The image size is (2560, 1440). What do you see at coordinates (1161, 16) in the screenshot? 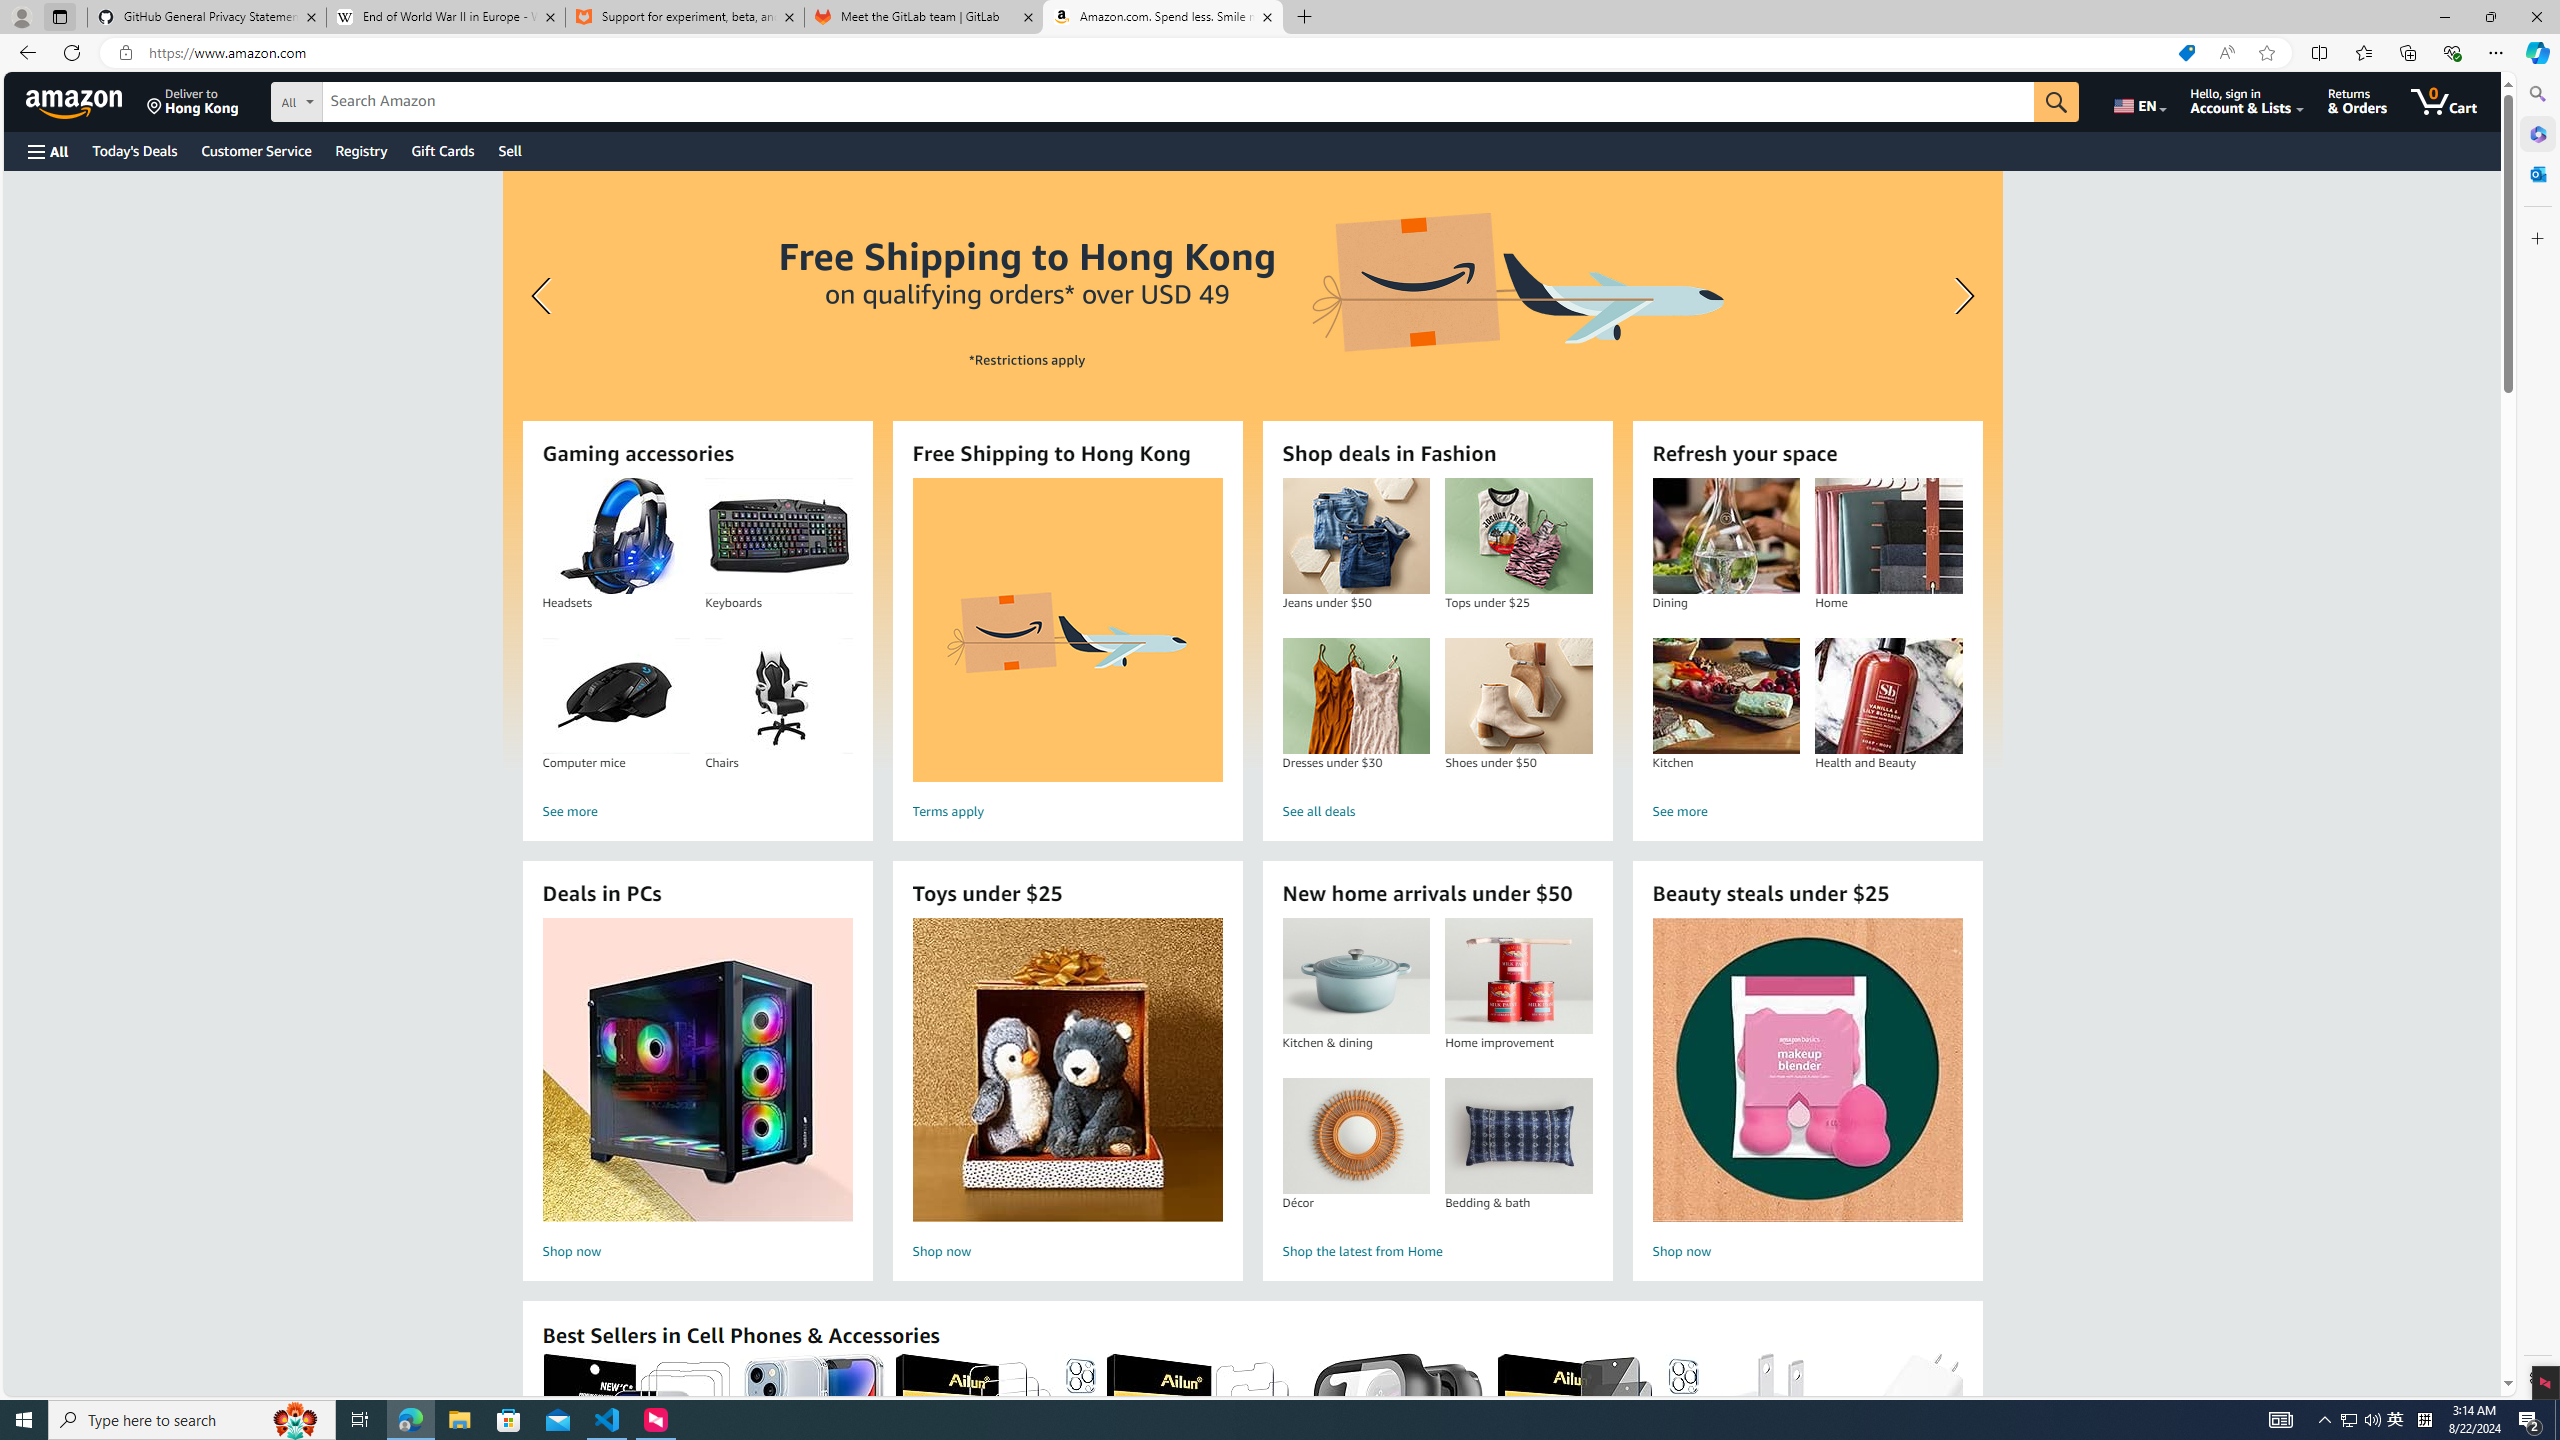
I see `'Amazon.com. Spend less. Smile more.'` at bounding box center [1161, 16].